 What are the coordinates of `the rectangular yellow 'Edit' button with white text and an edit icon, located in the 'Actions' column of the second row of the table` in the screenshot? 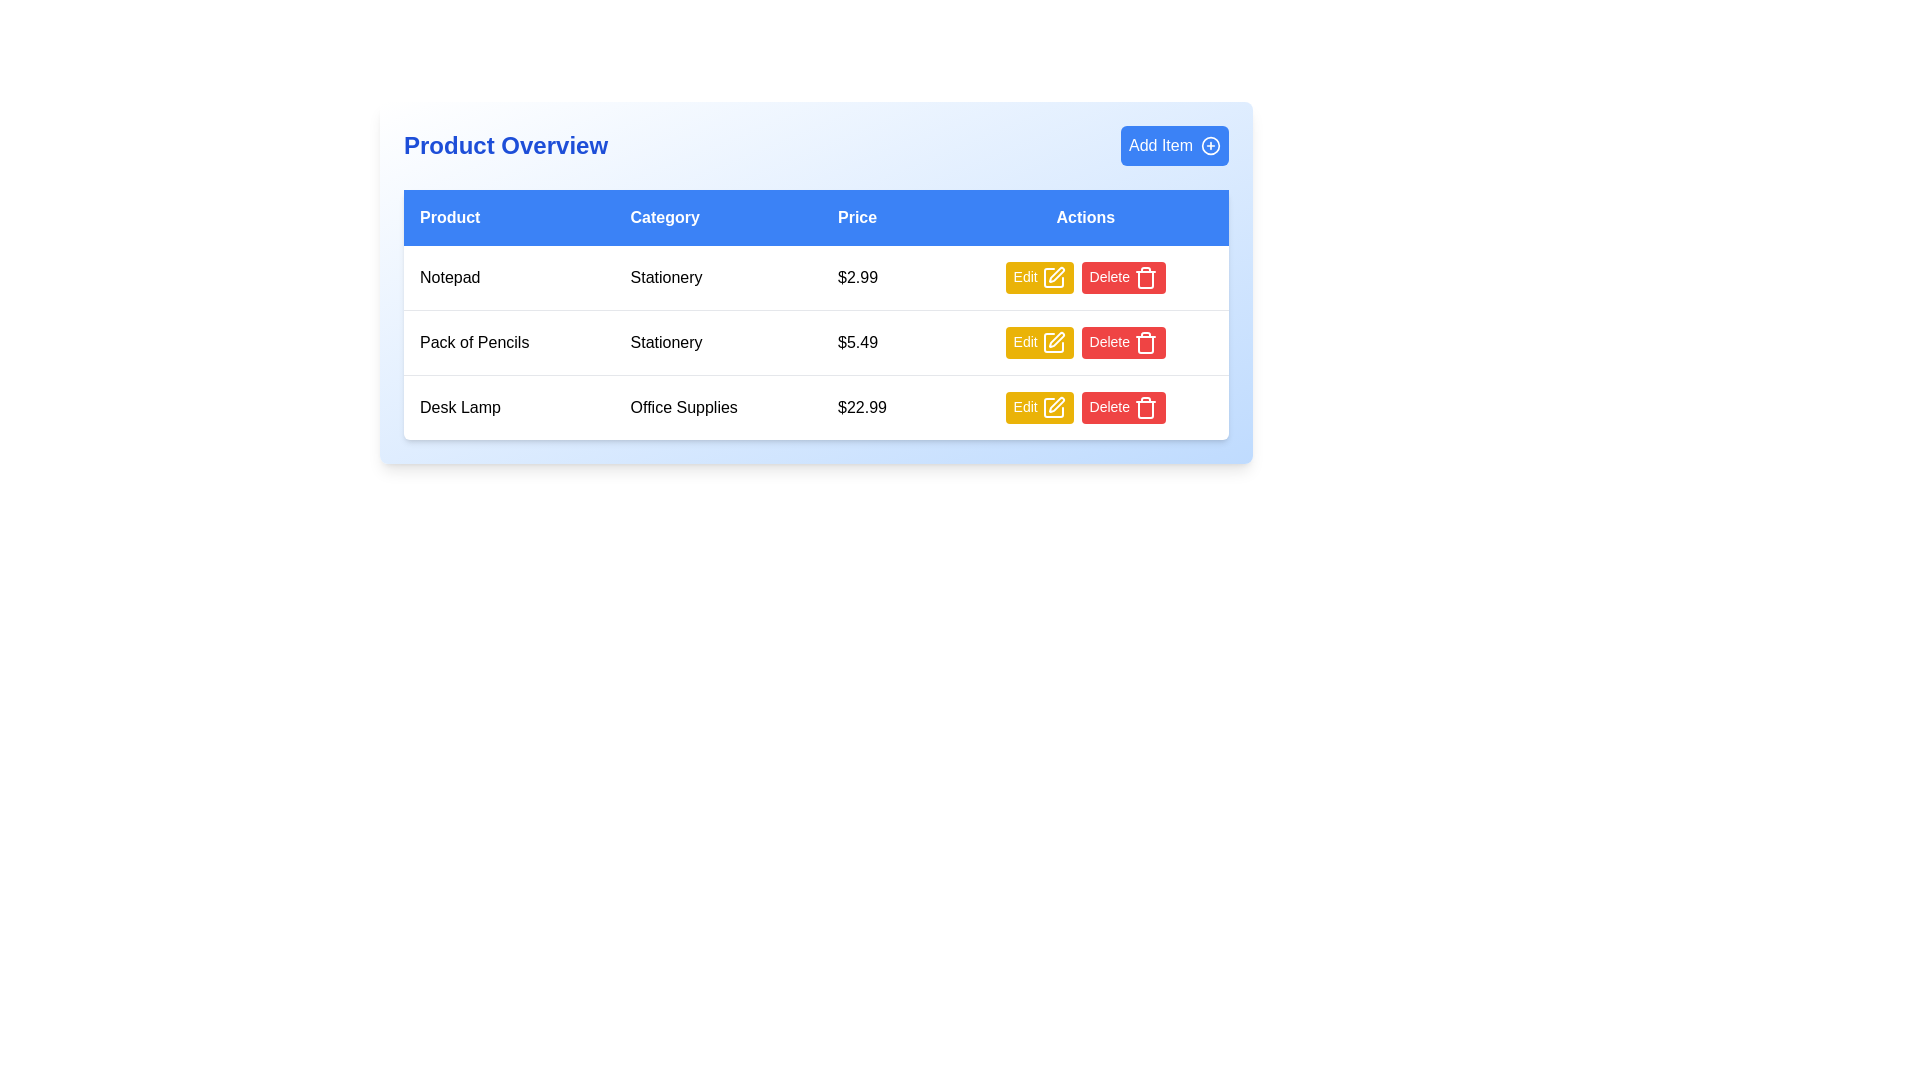 It's located at (1039, 342).